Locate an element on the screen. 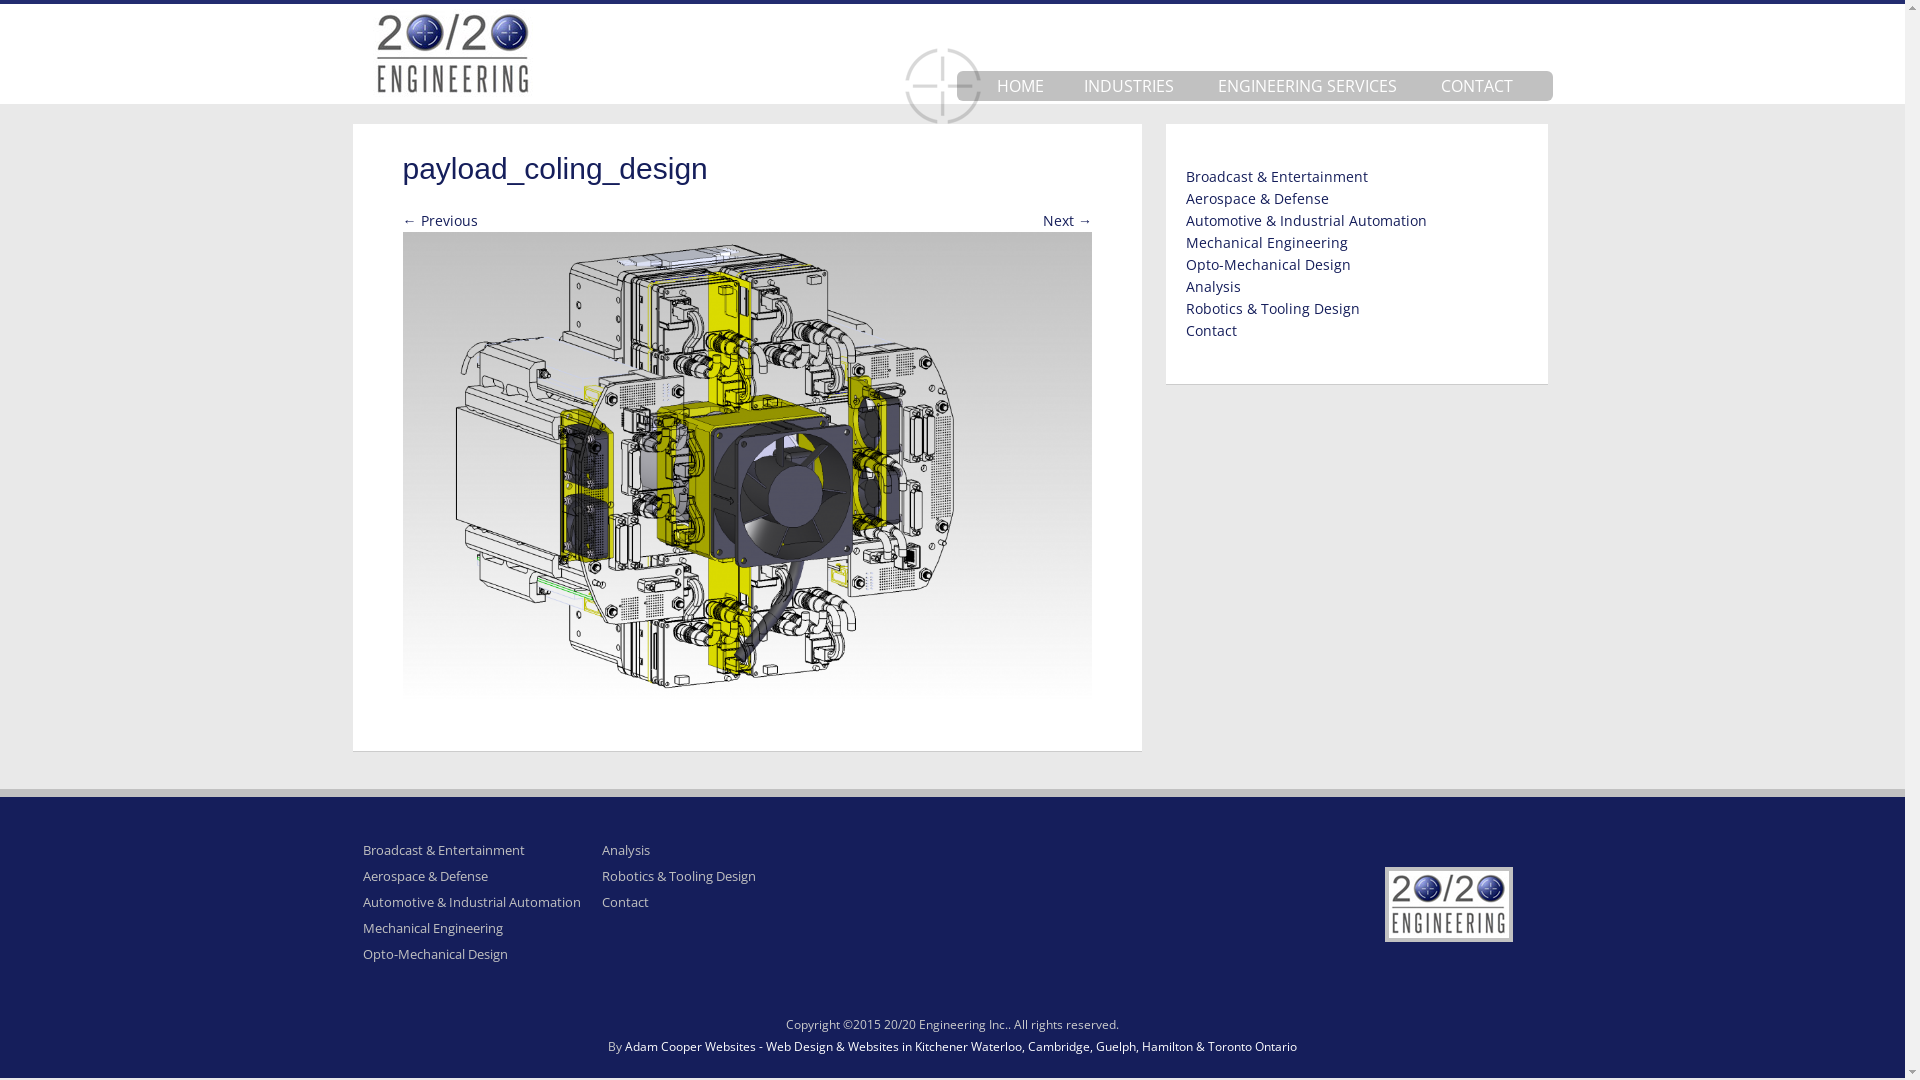  'Aerospace & Defense' is located at coordinates (361, 874).